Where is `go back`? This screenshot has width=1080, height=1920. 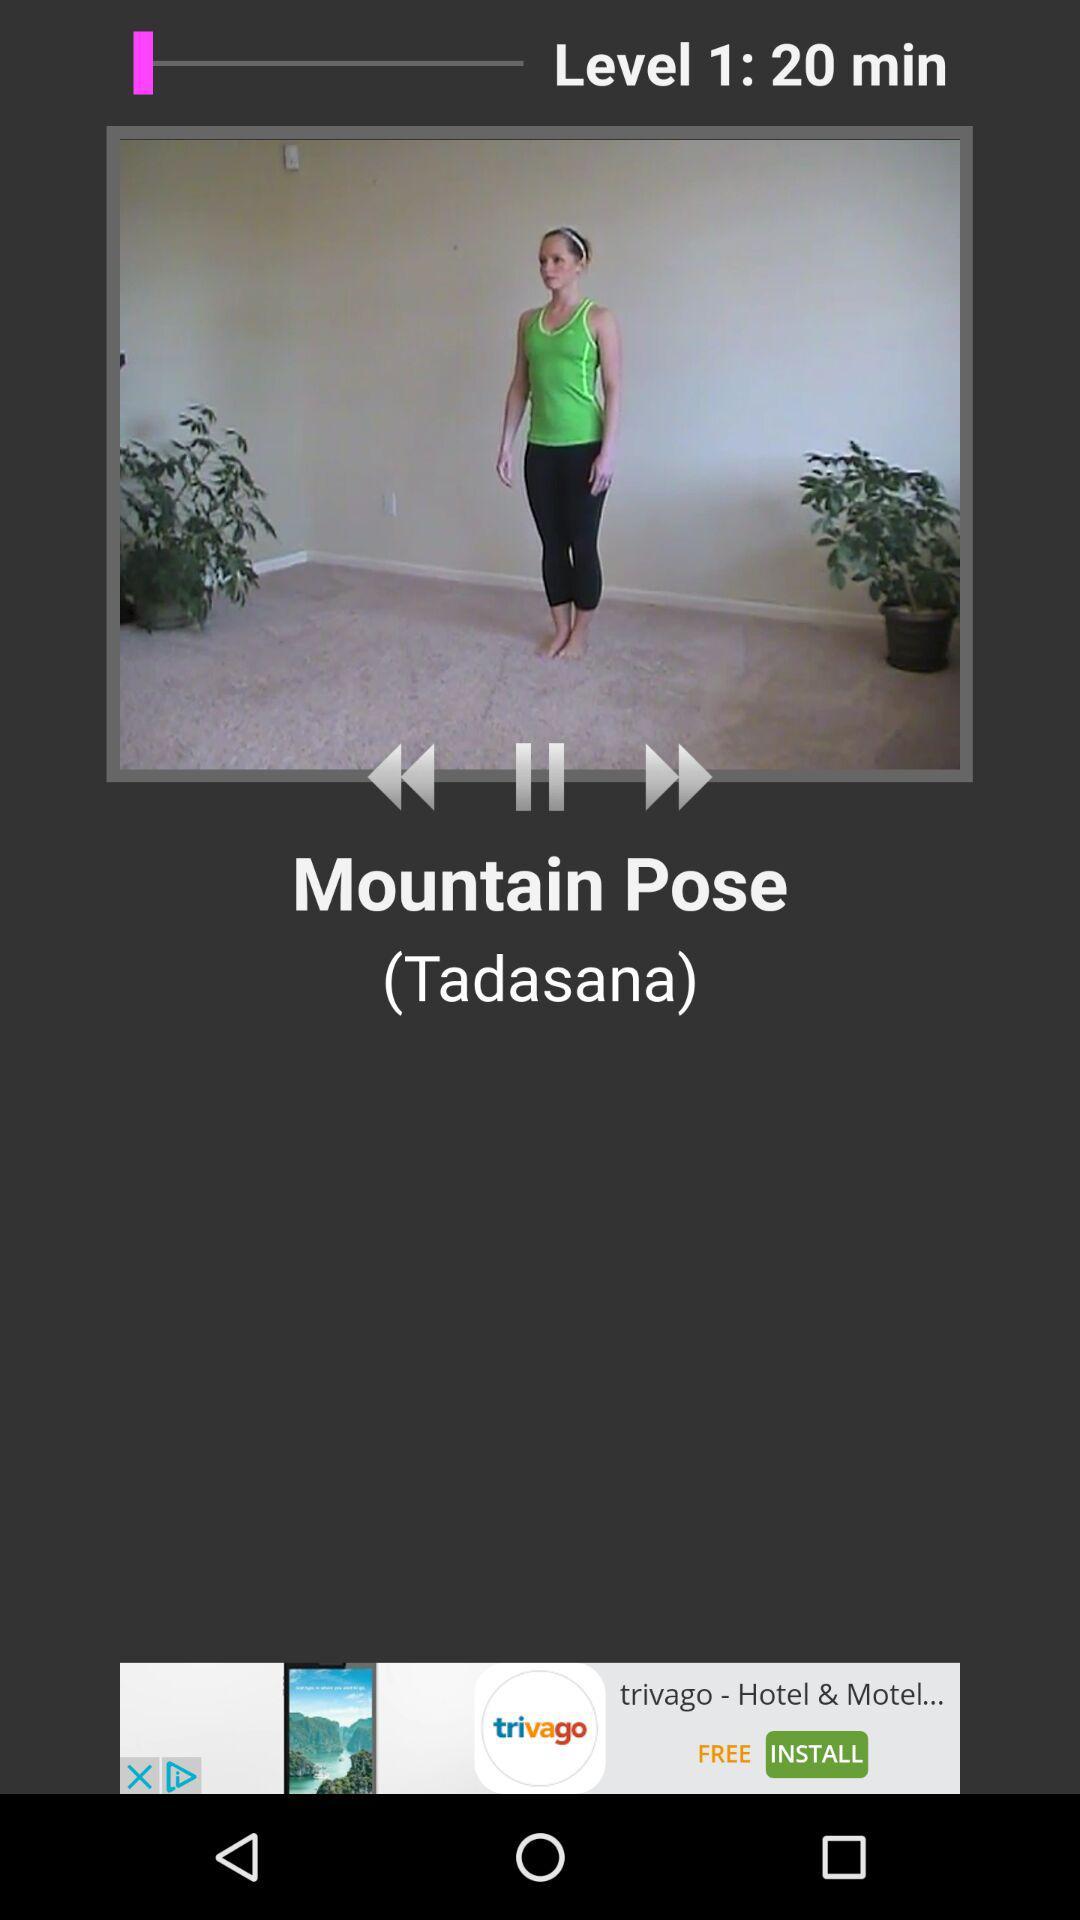
go back is located at coordinates (407, 776).